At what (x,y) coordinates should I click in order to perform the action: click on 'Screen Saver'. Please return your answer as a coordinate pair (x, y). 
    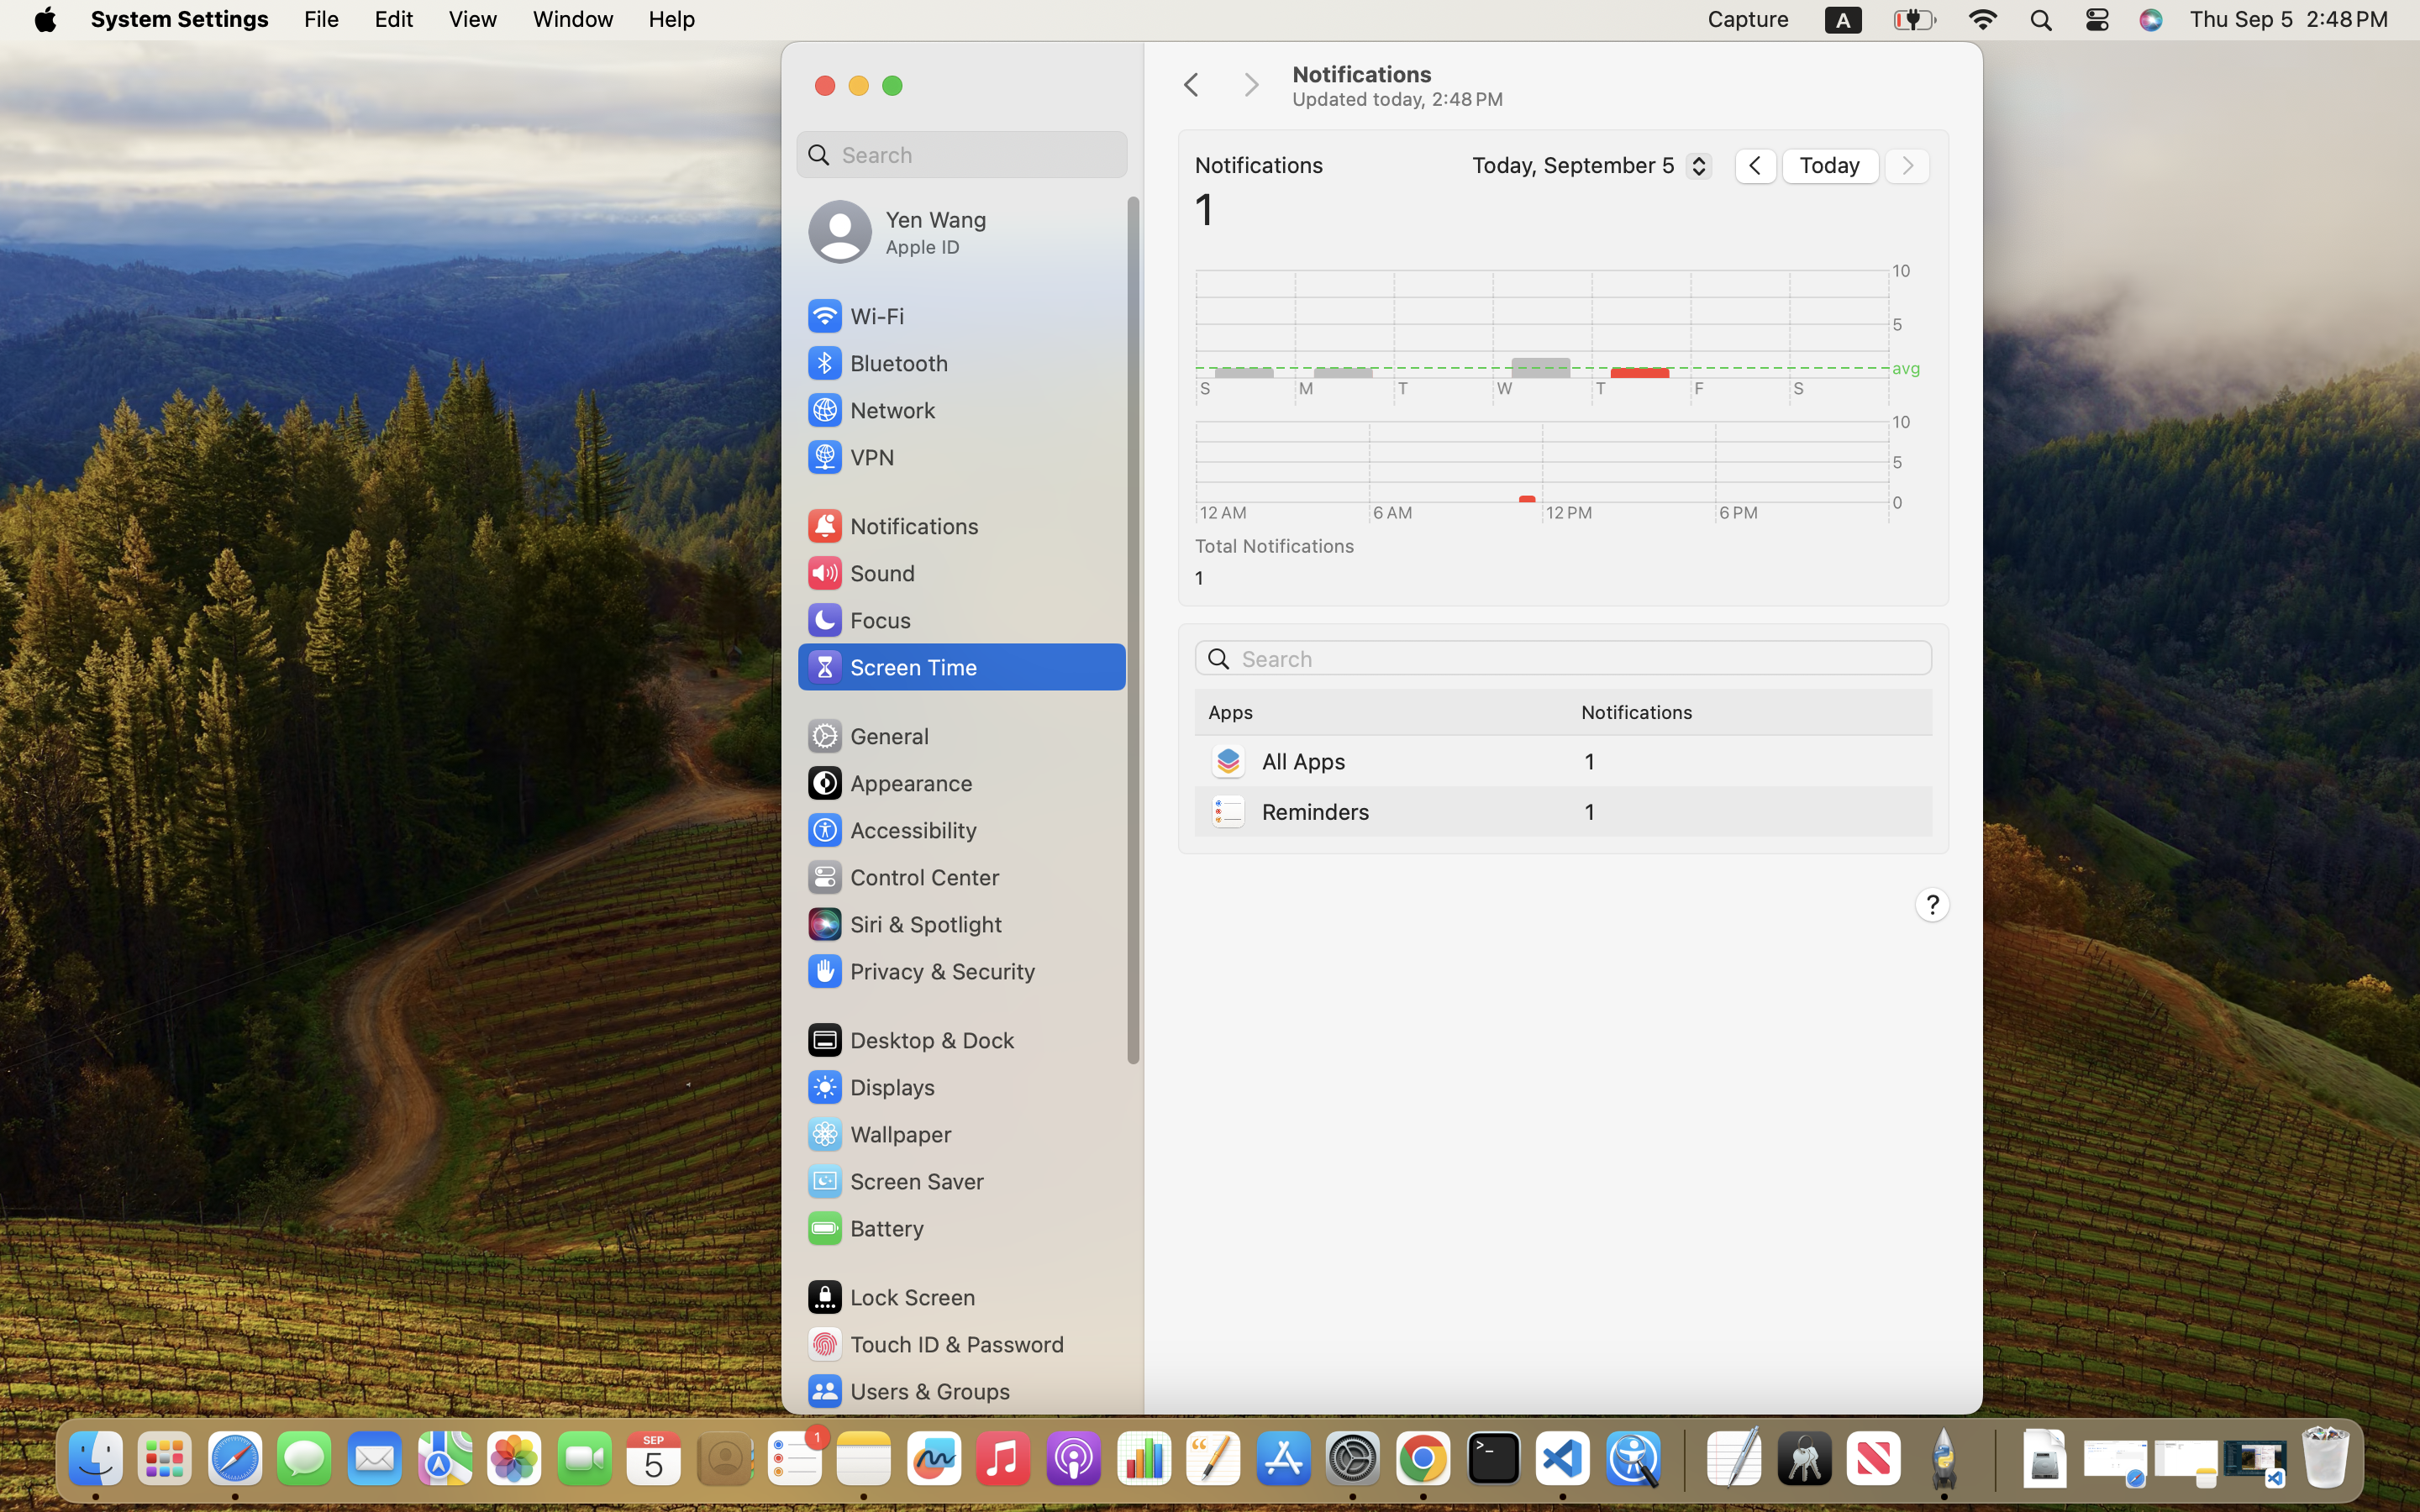
    Looking at the image, I should click on (895, 1180).